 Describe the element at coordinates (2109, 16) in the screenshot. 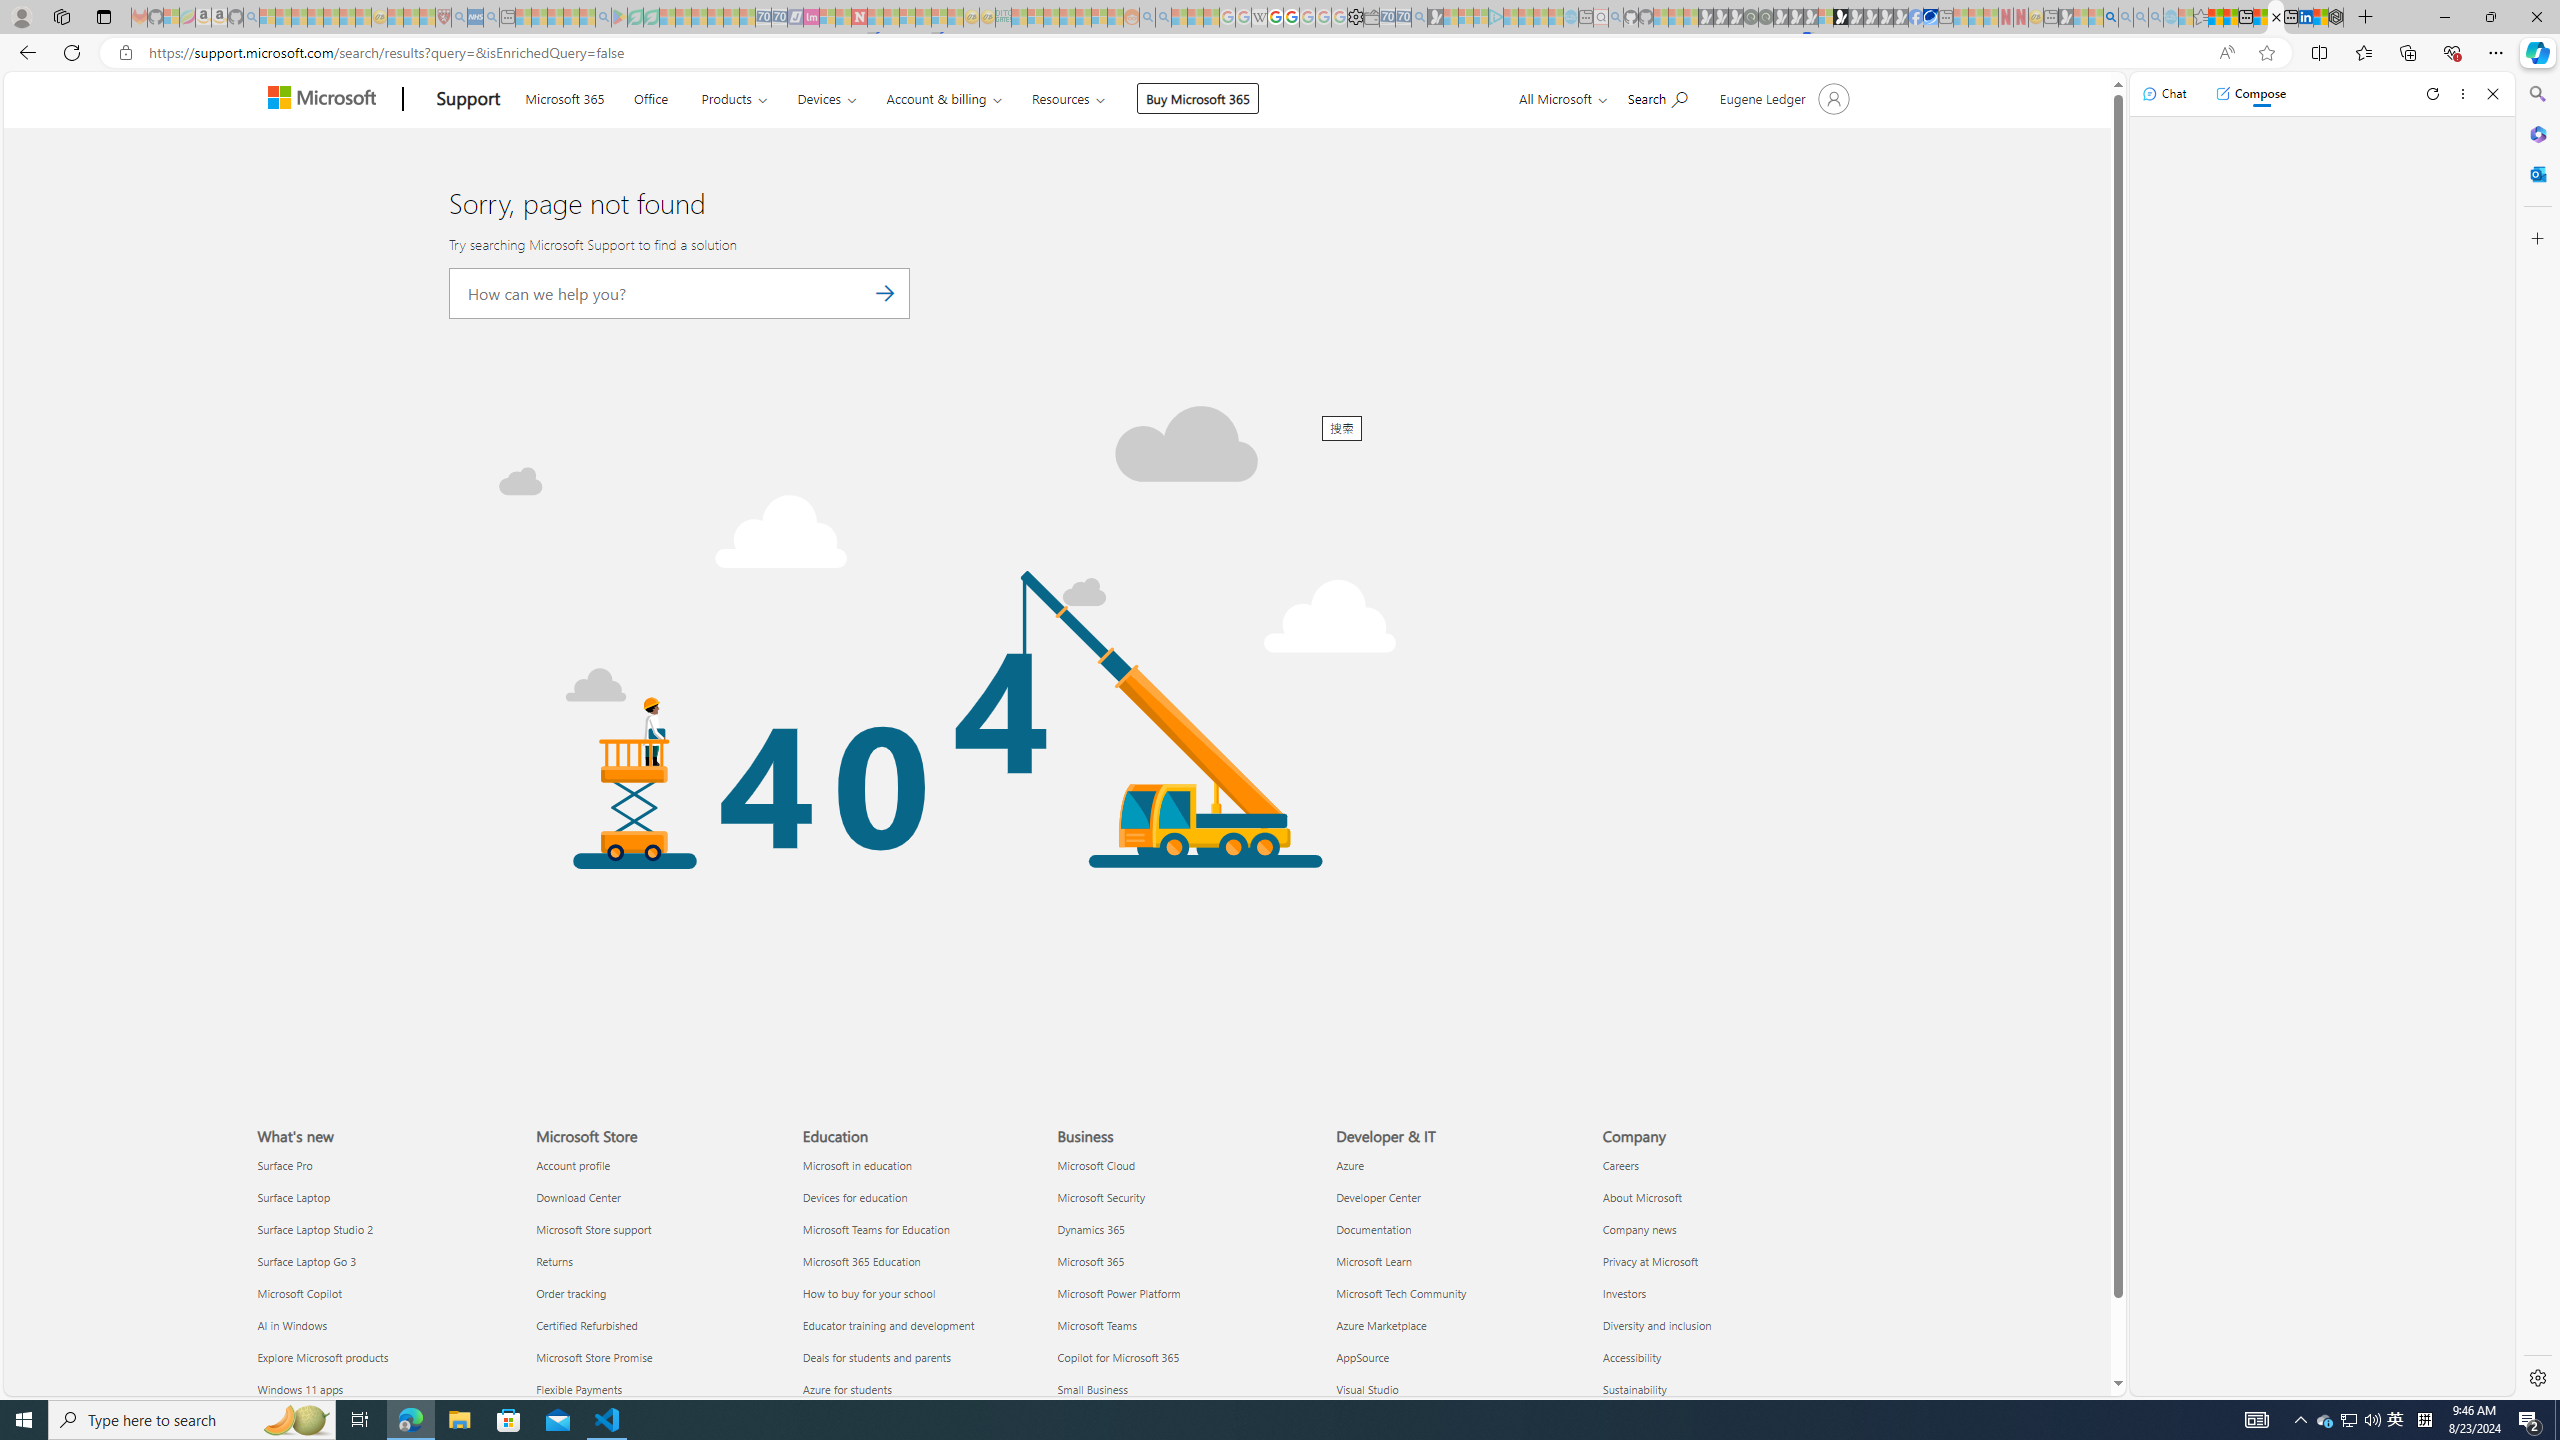

I see `'Bing AI - Search'` at that location.